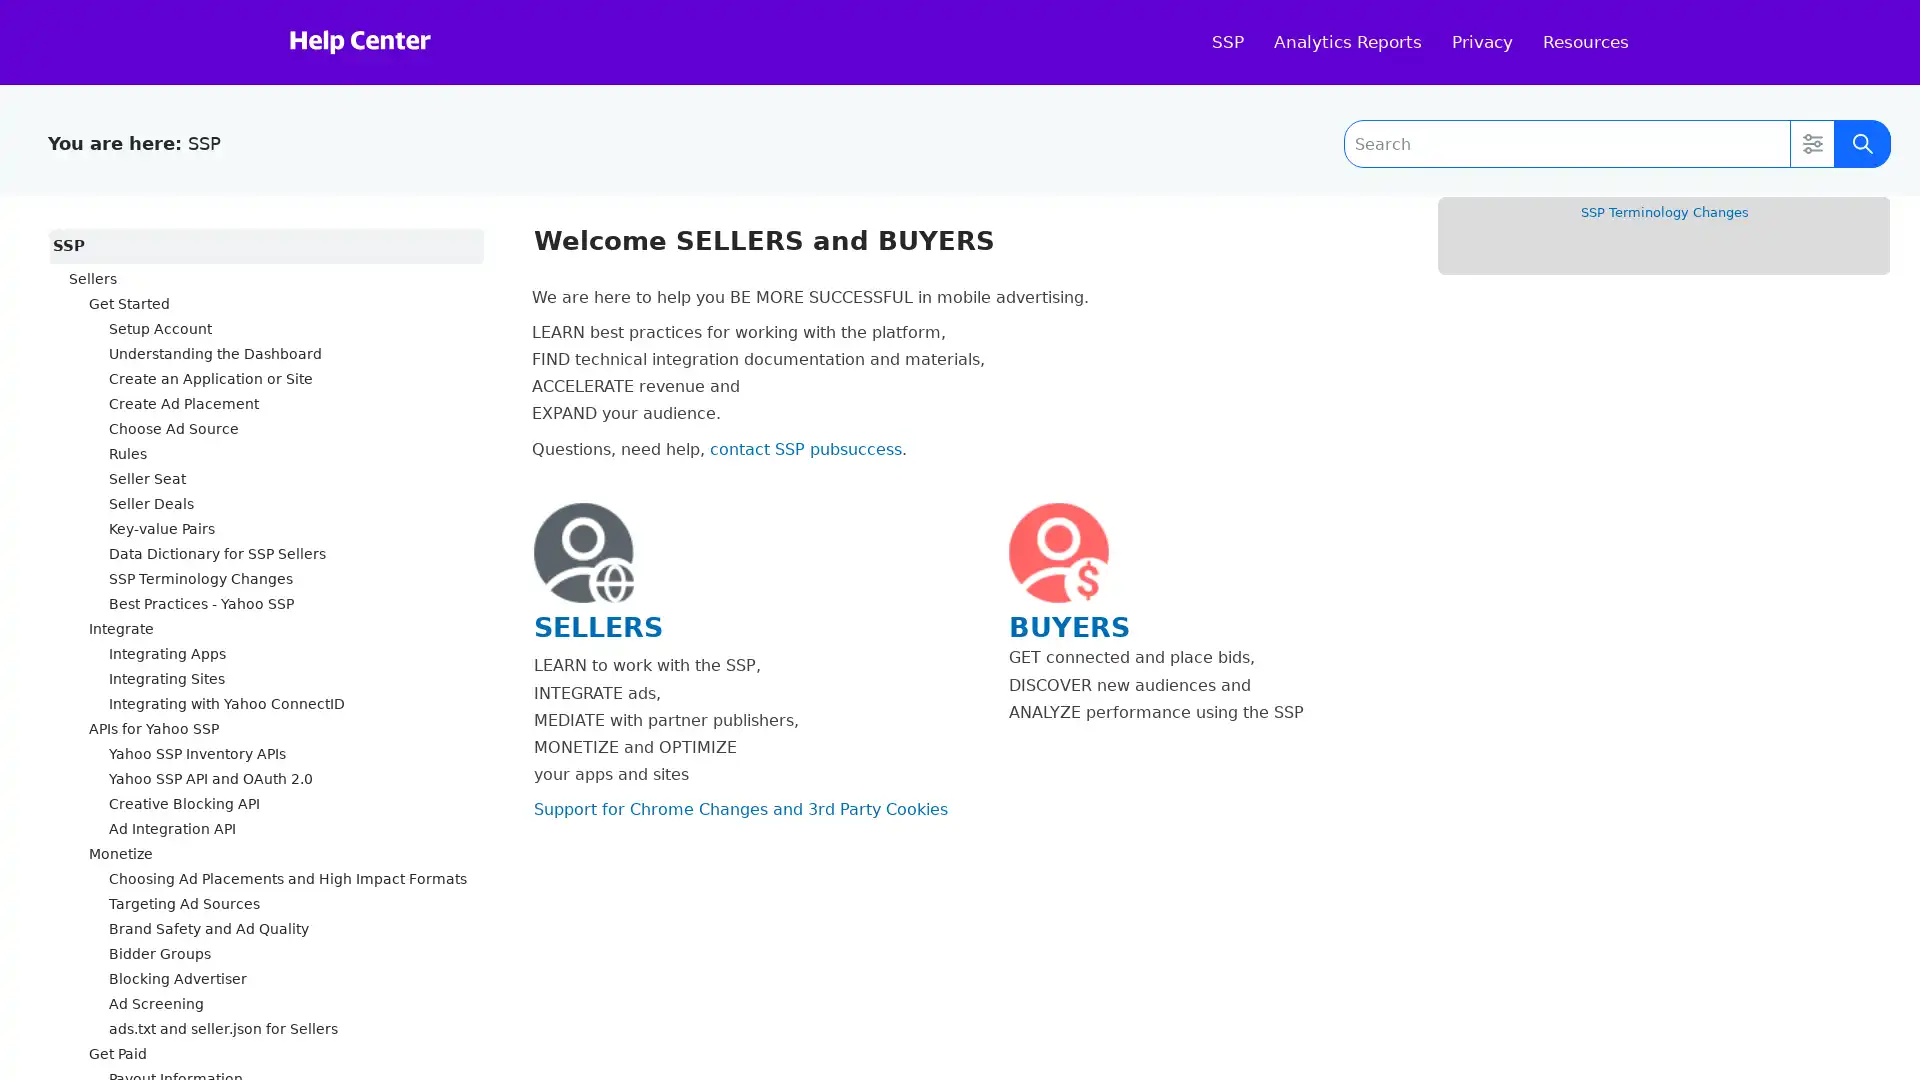 The image size is (1920, 1080). What do you see at coordinates (264, 1055) in the screenshot?
I see `Get Paid` at bounding box center [264, 1055].